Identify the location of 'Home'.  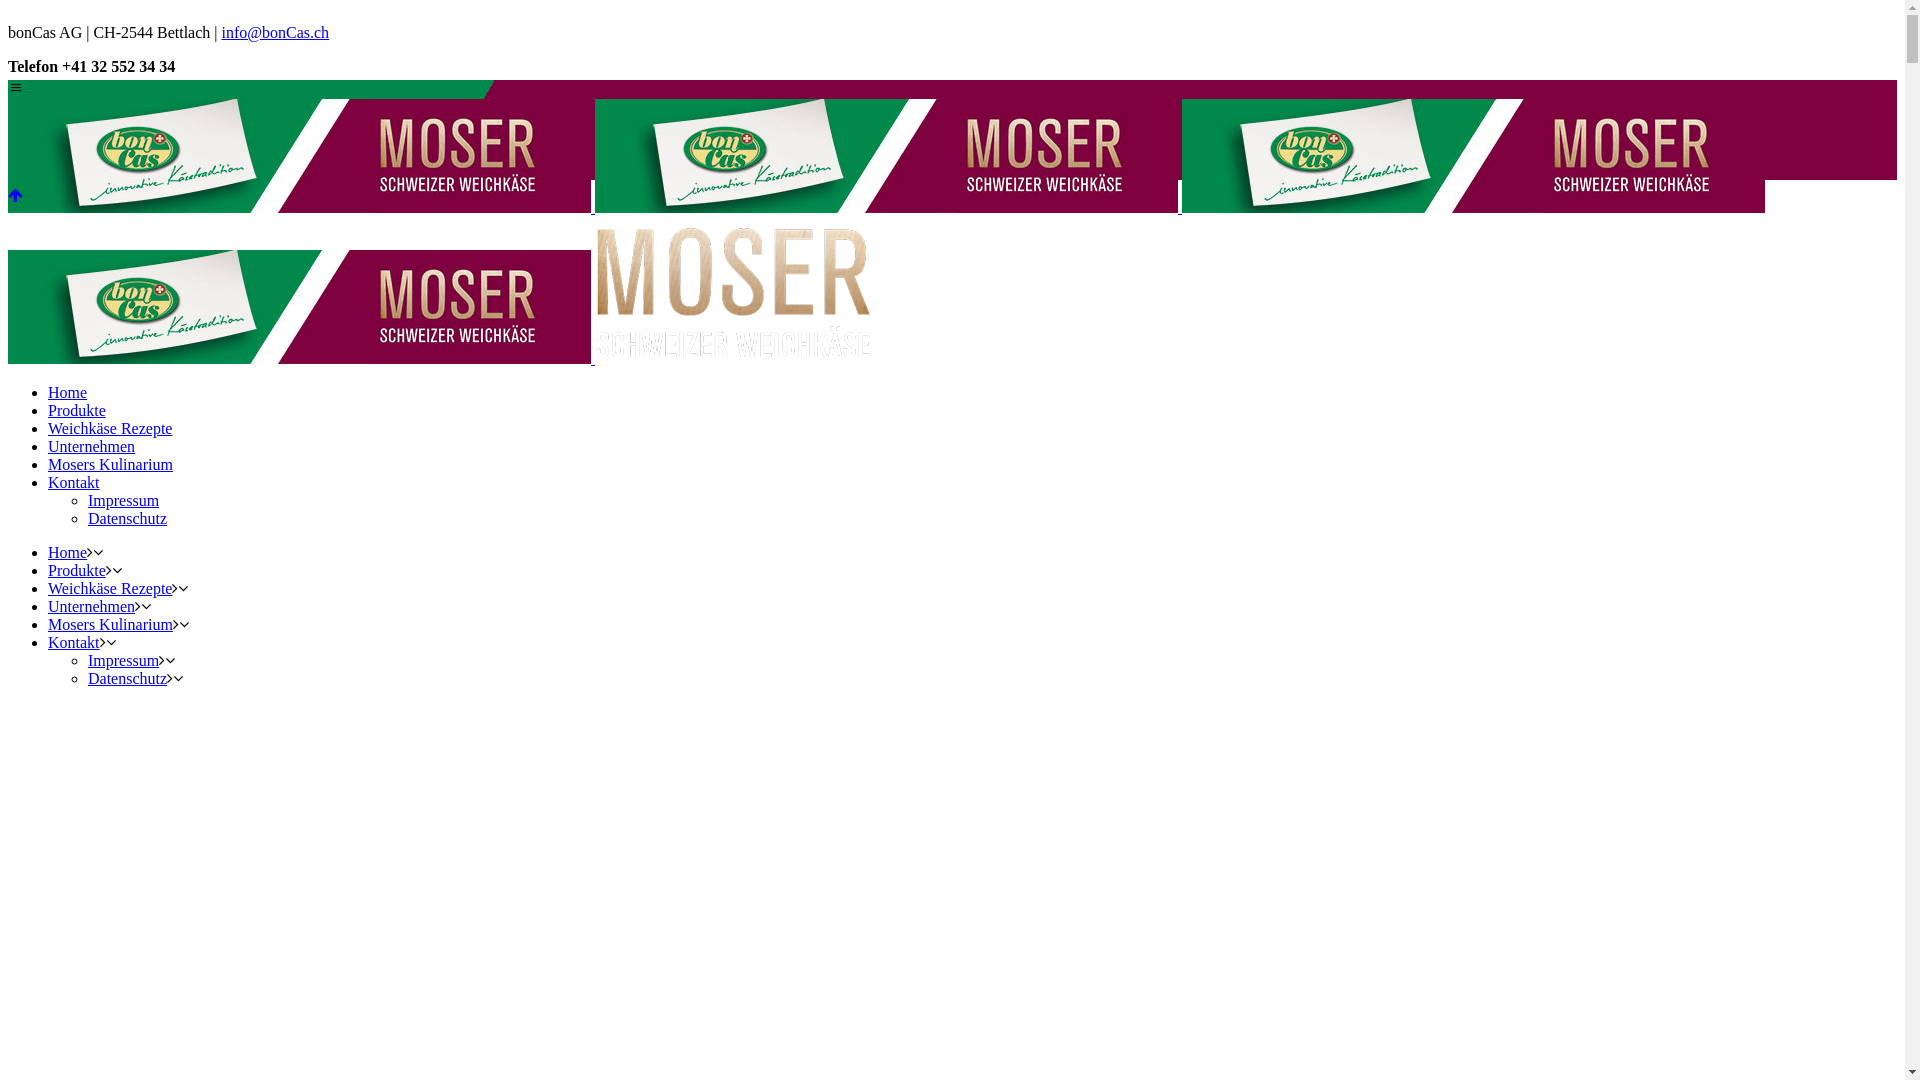
(67, 392).